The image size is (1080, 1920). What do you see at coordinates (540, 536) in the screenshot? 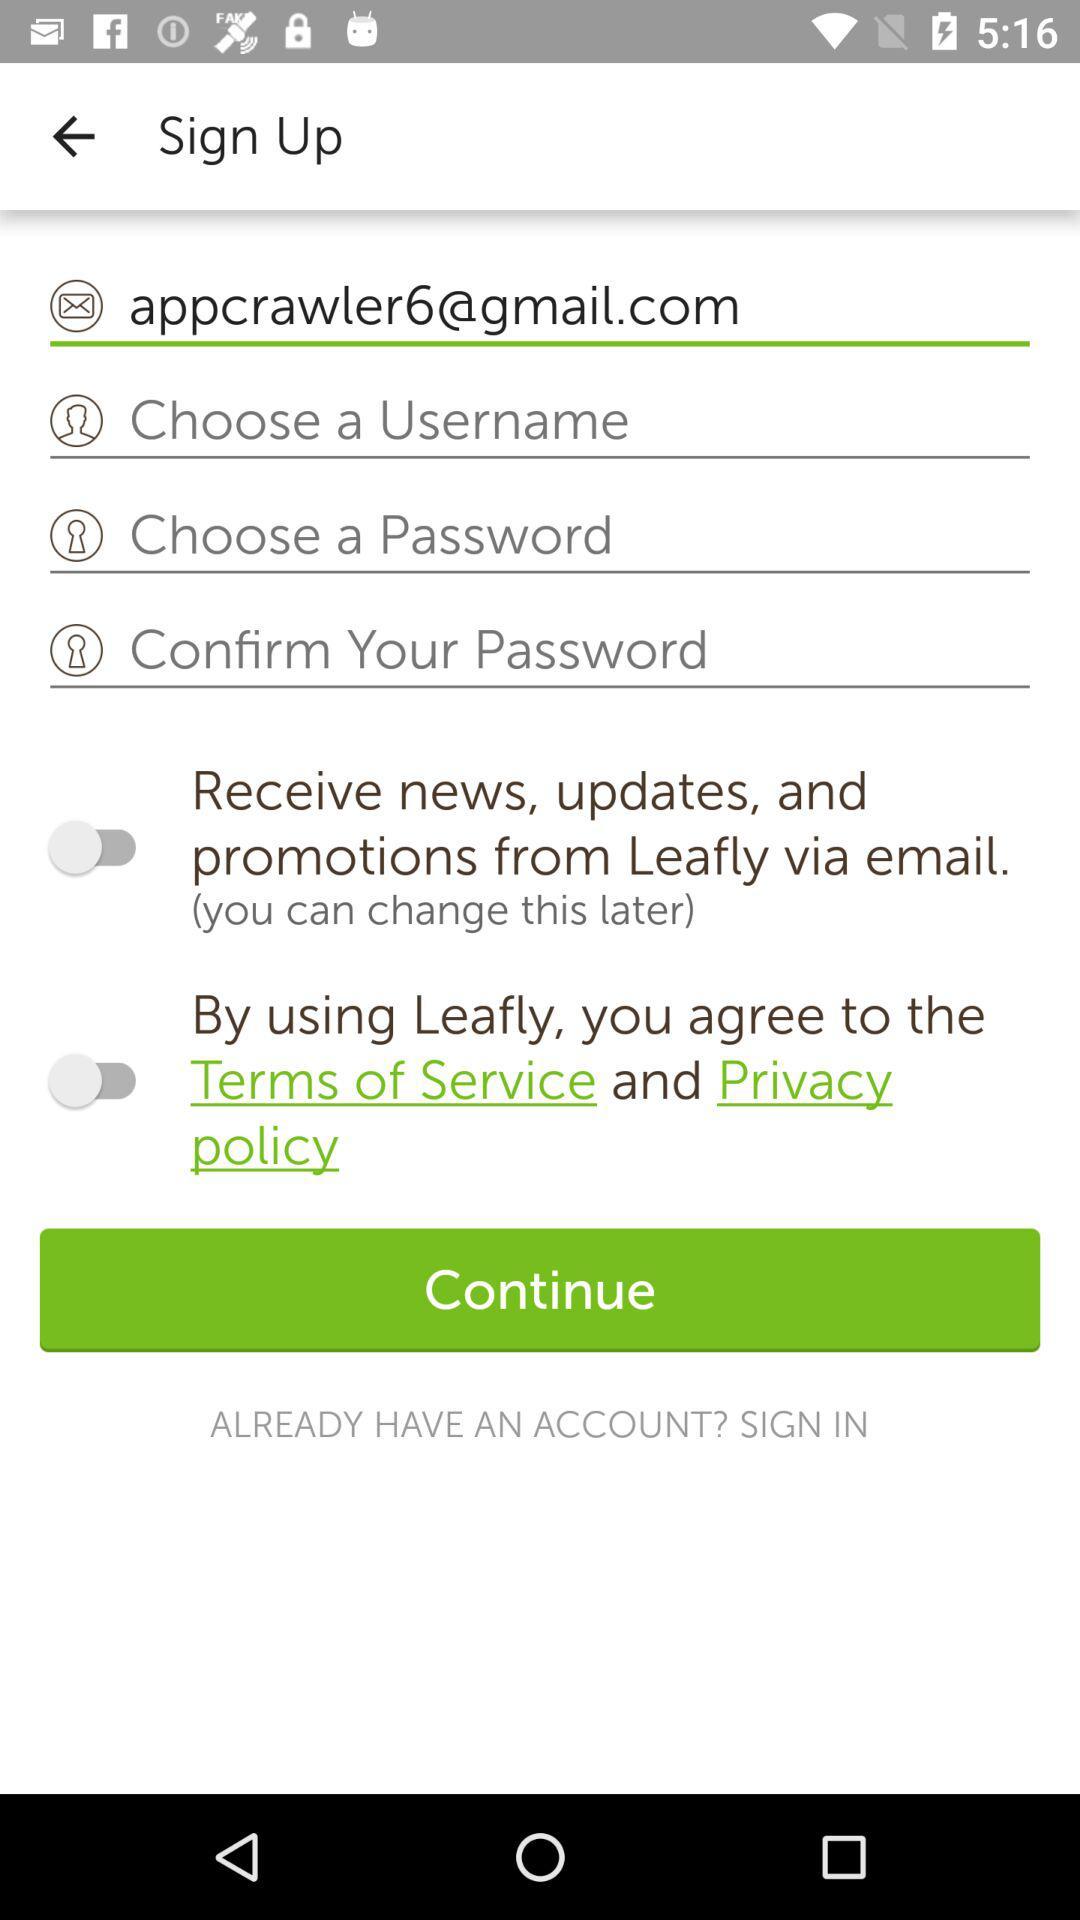
I see `choose password` at bounding box center [540, 536].